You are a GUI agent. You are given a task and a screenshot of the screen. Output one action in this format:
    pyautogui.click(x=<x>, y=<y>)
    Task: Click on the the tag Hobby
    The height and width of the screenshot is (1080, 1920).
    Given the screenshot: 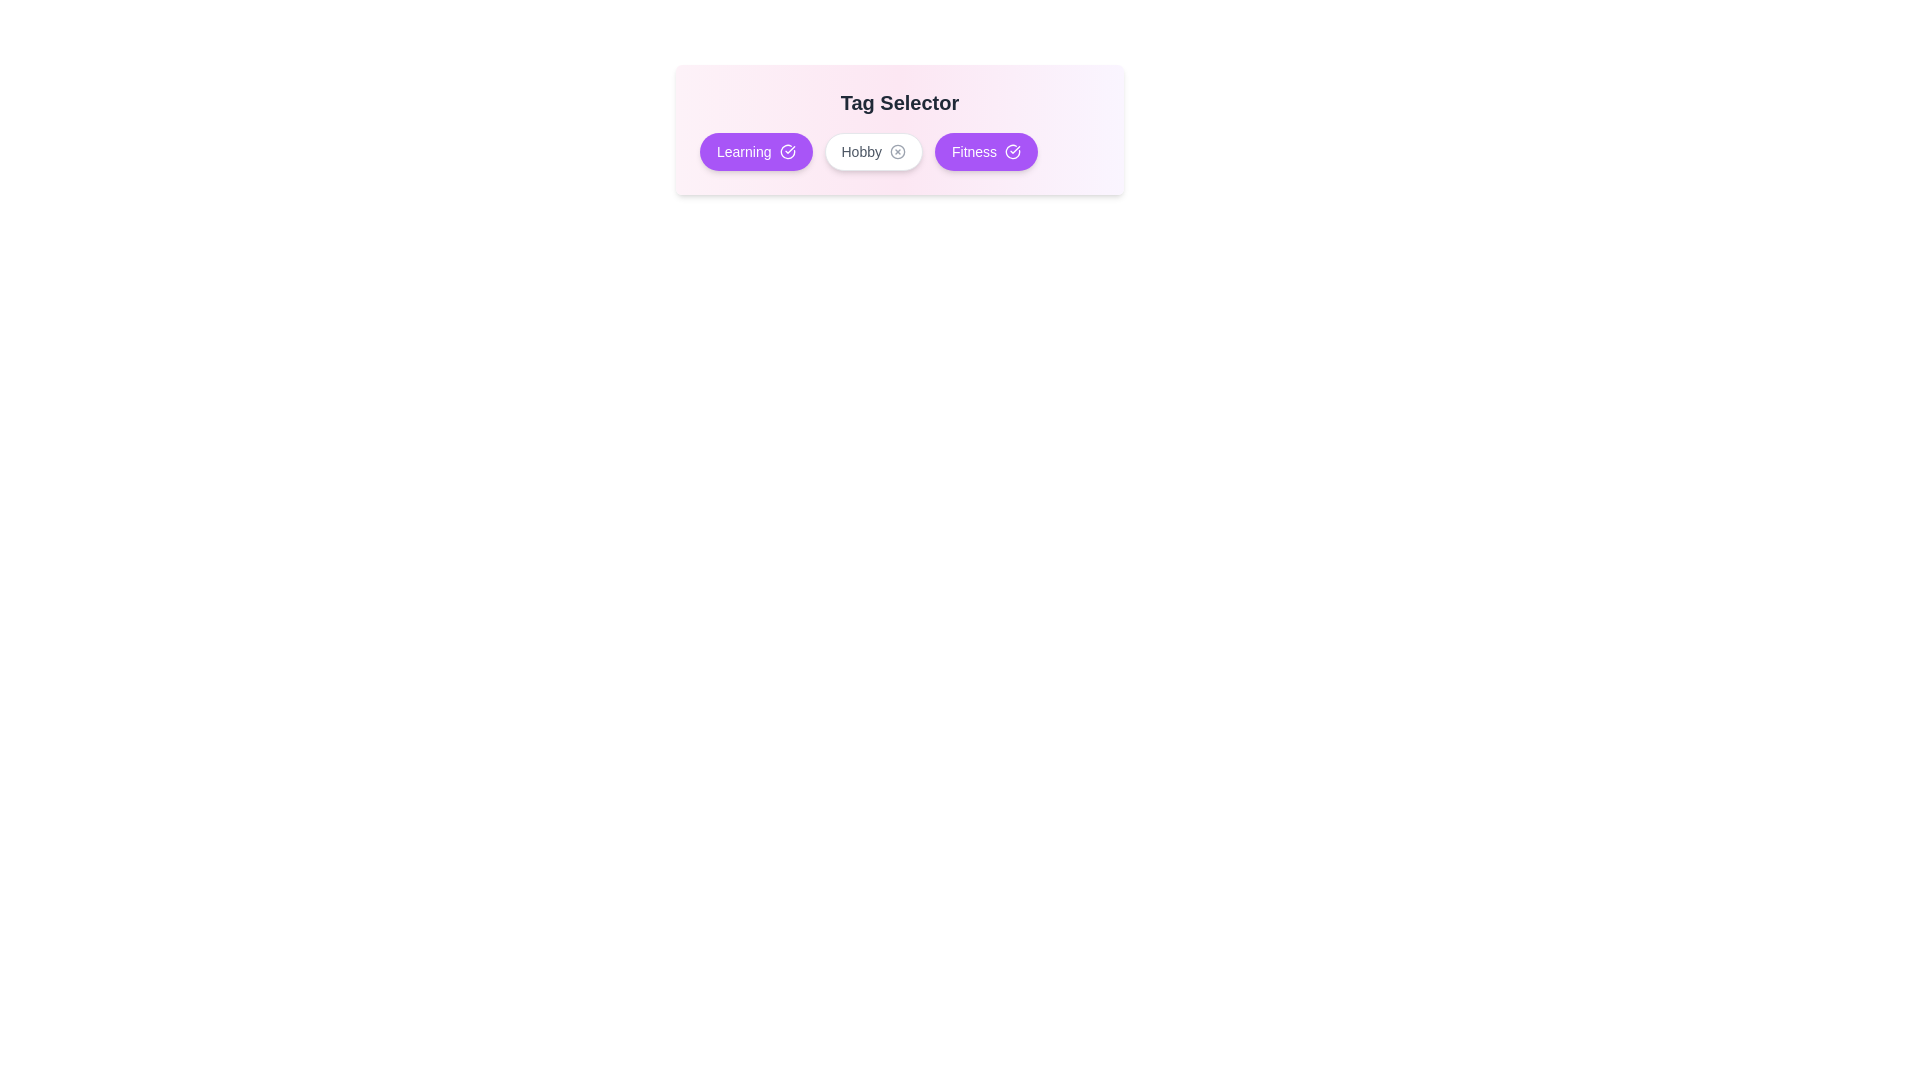 What is the action you would take?
    pyautogui.click(x=873, y=150)
    